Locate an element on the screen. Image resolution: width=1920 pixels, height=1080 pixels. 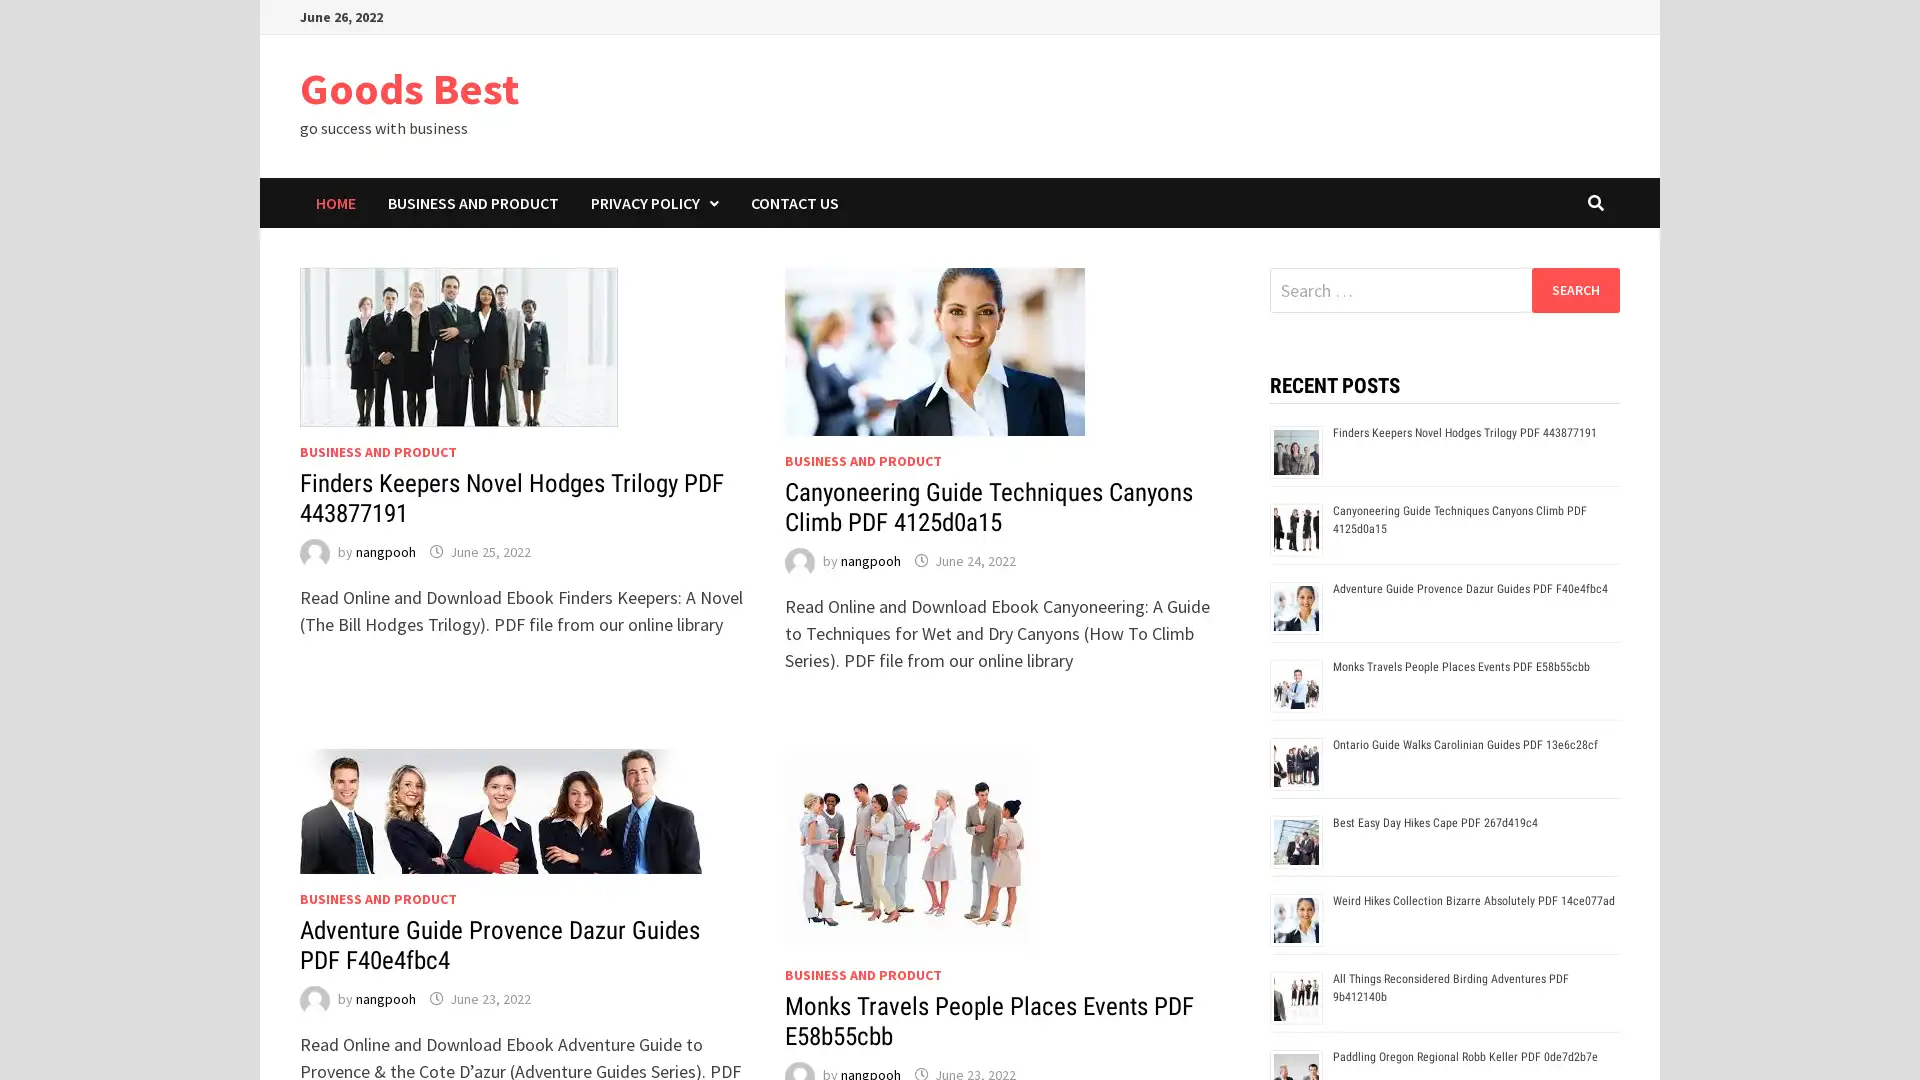
Search is located at coordinates (1574, 289).